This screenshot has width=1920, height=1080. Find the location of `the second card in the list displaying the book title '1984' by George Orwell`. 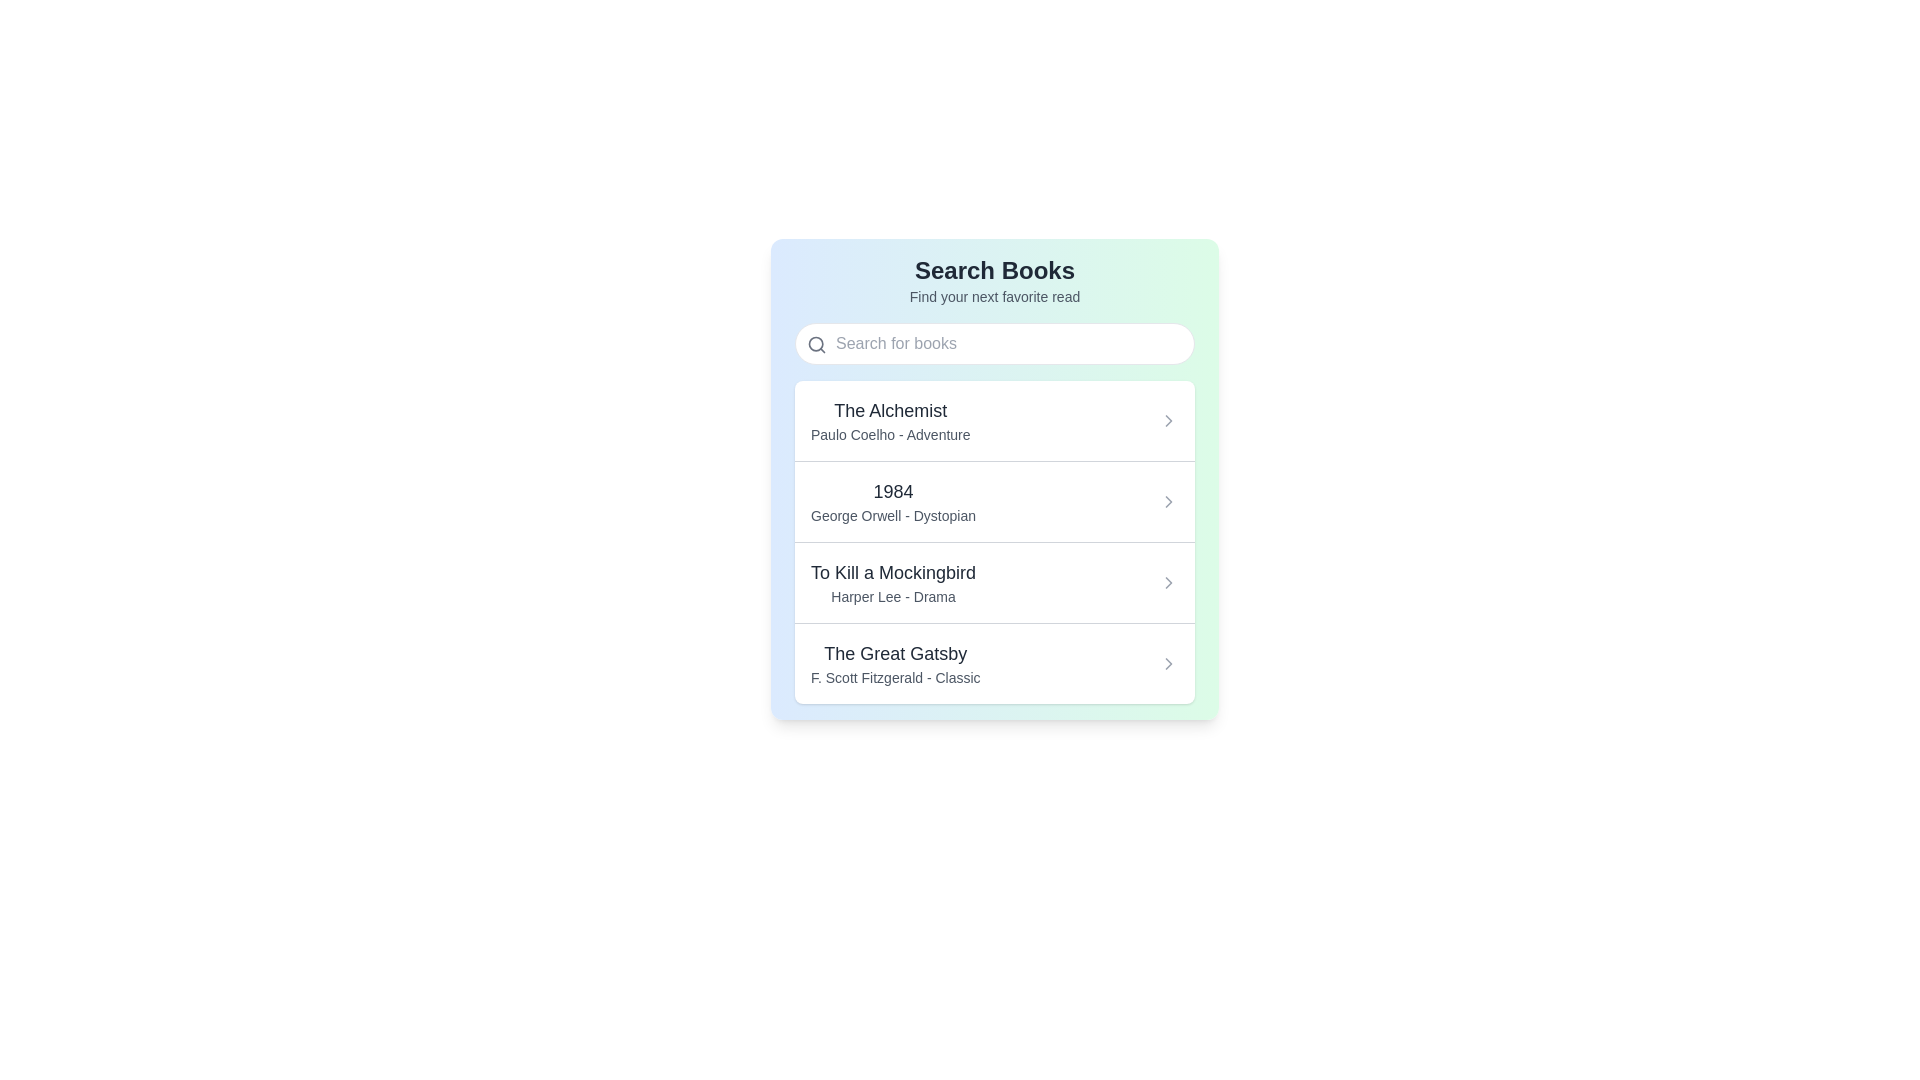

the second card in the list displaying the book title '1984' by George Orwell is located at coordinates (994, 479).